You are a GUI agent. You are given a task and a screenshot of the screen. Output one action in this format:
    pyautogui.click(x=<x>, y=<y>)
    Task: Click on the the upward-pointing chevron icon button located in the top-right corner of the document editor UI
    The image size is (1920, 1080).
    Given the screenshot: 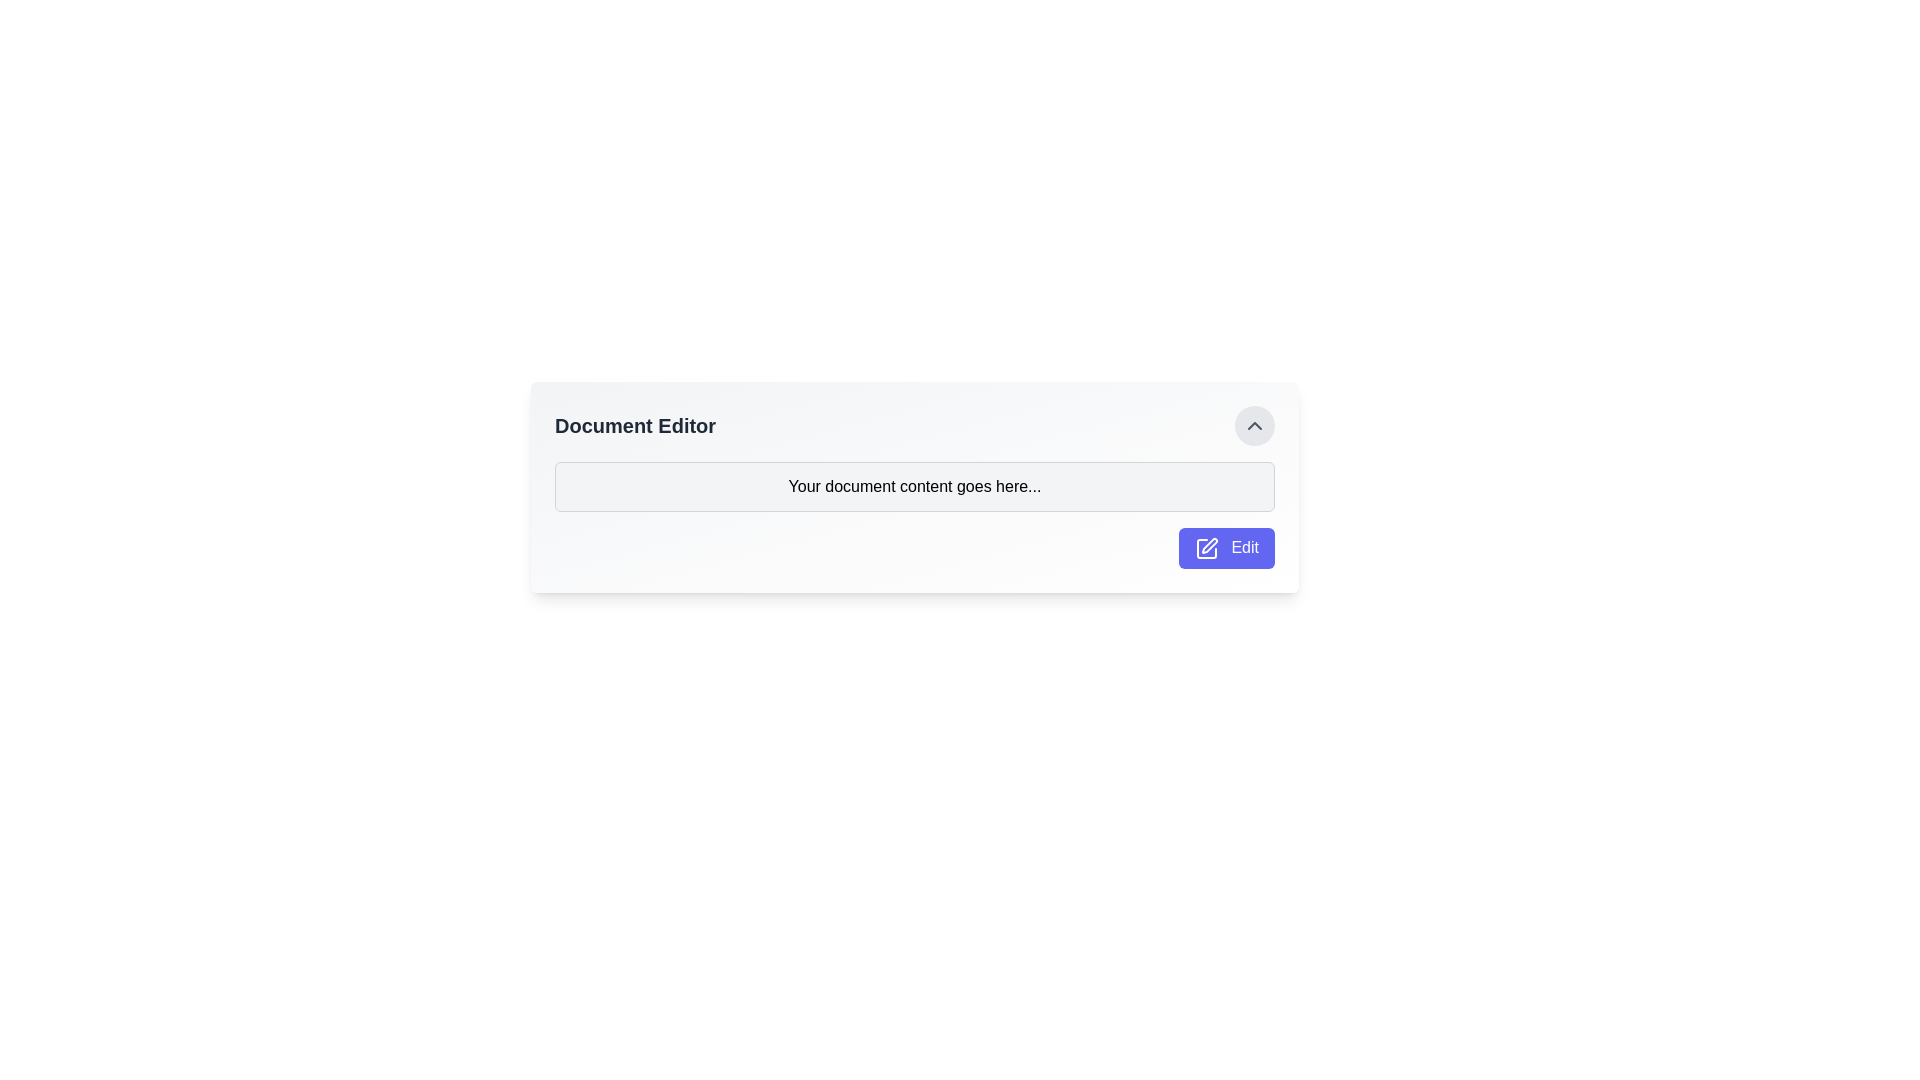 What is the action you would take?
    pyautogui.click(x=1253, y=424)
    